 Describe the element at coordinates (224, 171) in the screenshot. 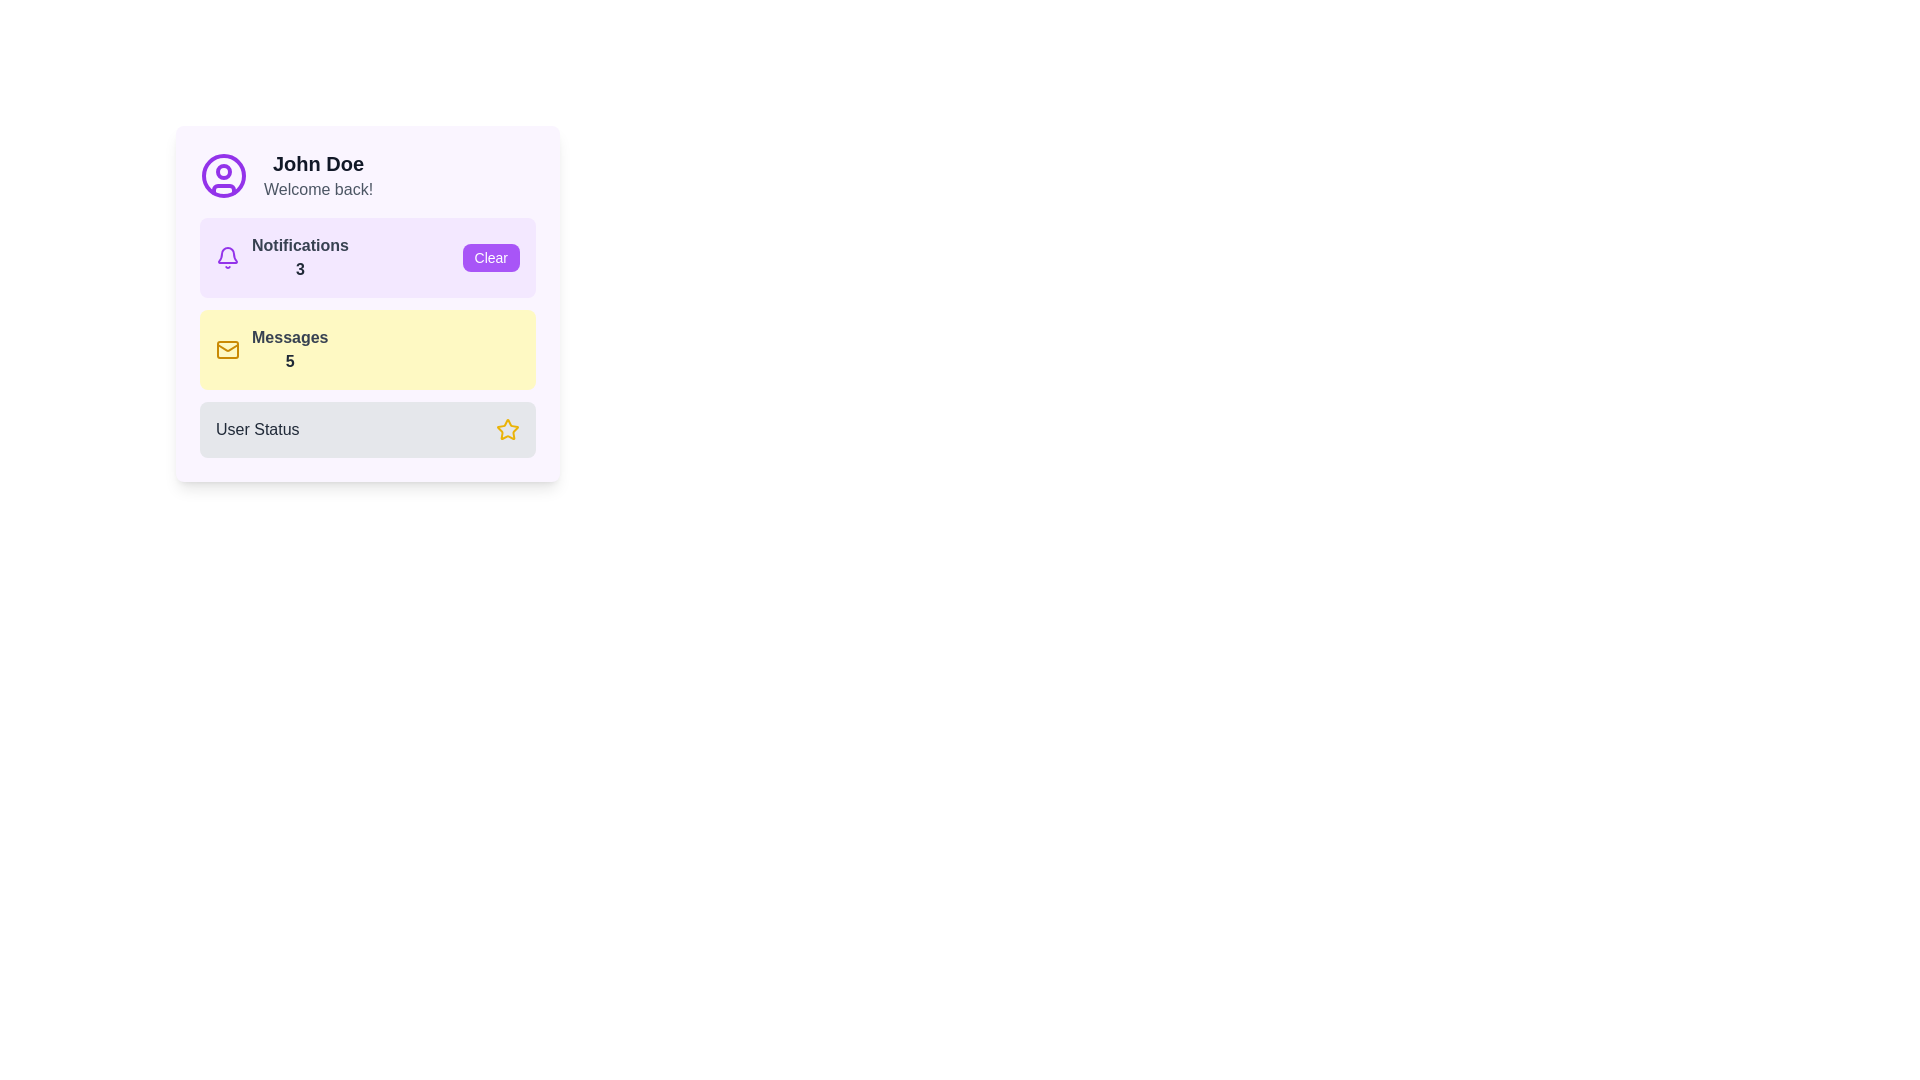

I see `the SVG Circle that represents the eye or lens part of the user profile icon, which is located at the top left of the user card layout` at that location.